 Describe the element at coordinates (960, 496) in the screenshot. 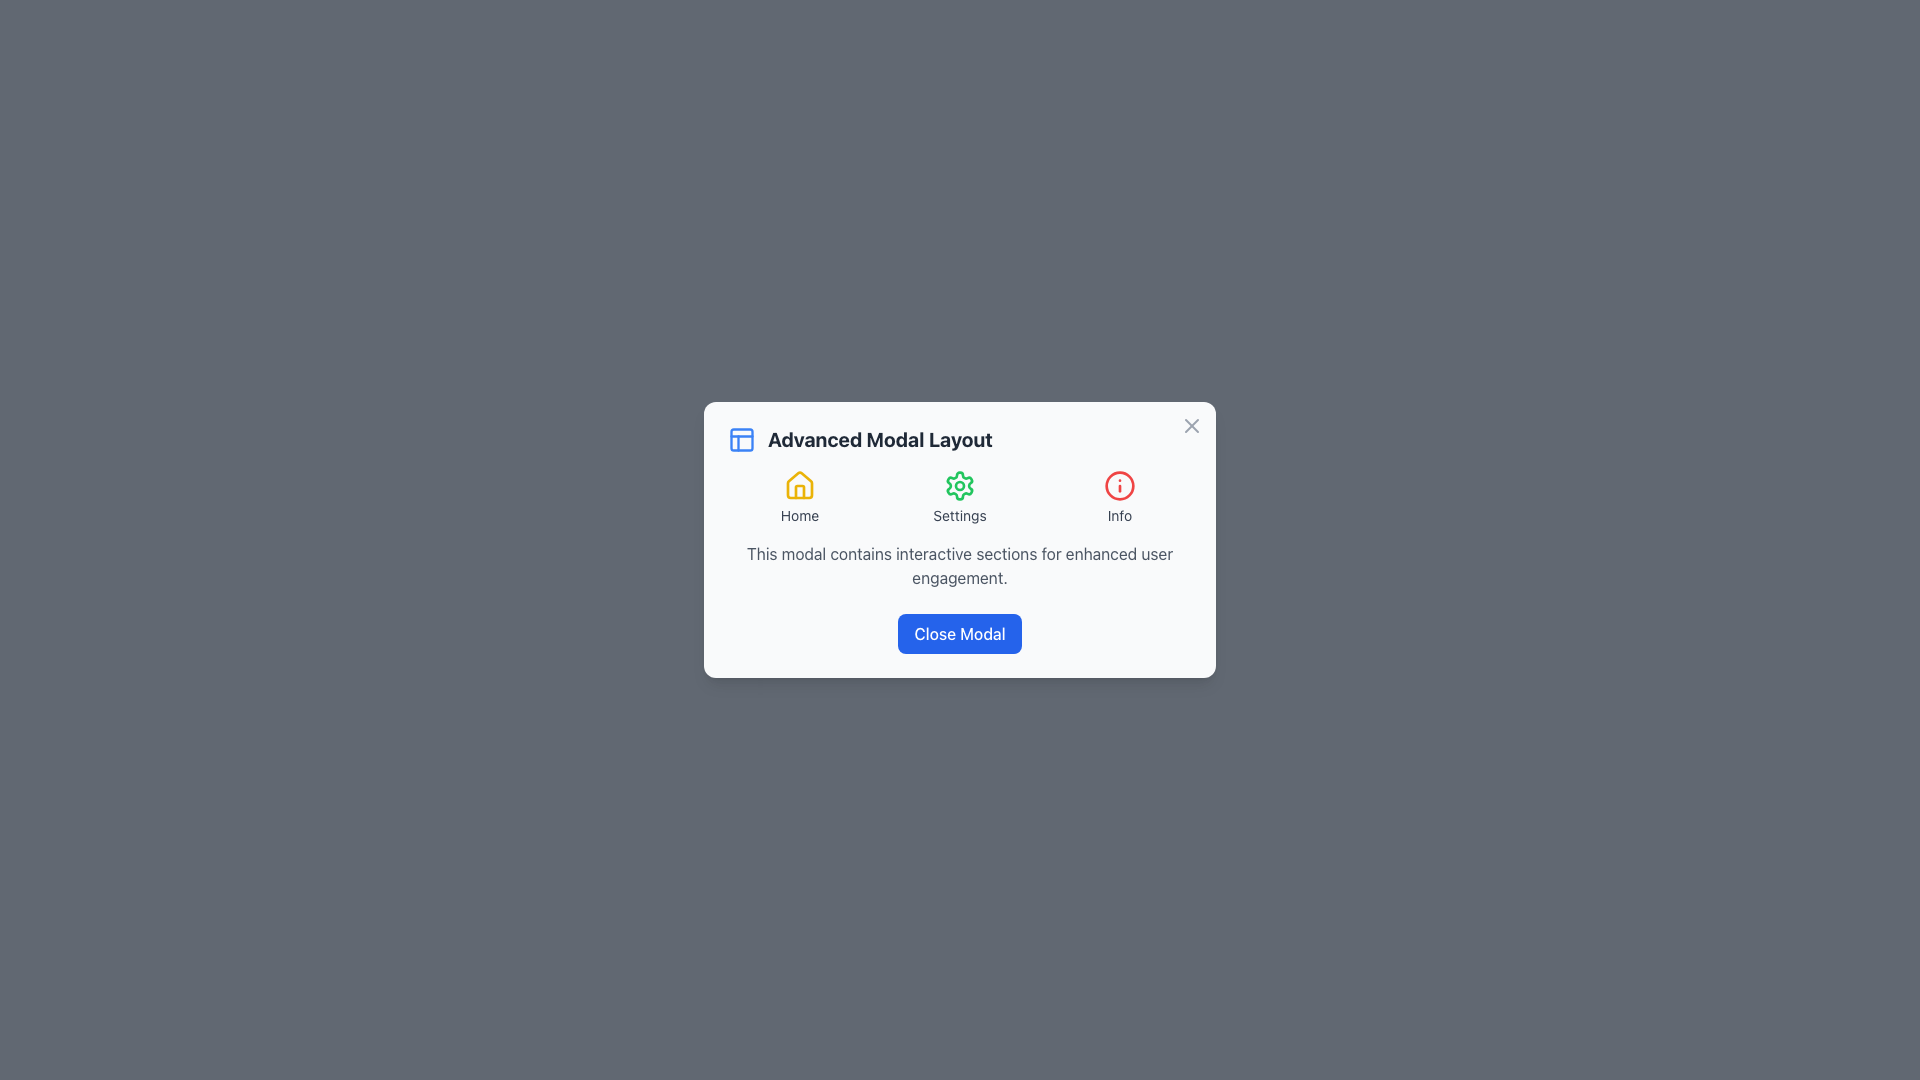

I see `the green gear-shaped Settings button located in the middle of a row of three options in the lower section of a modal dialog` at that location.